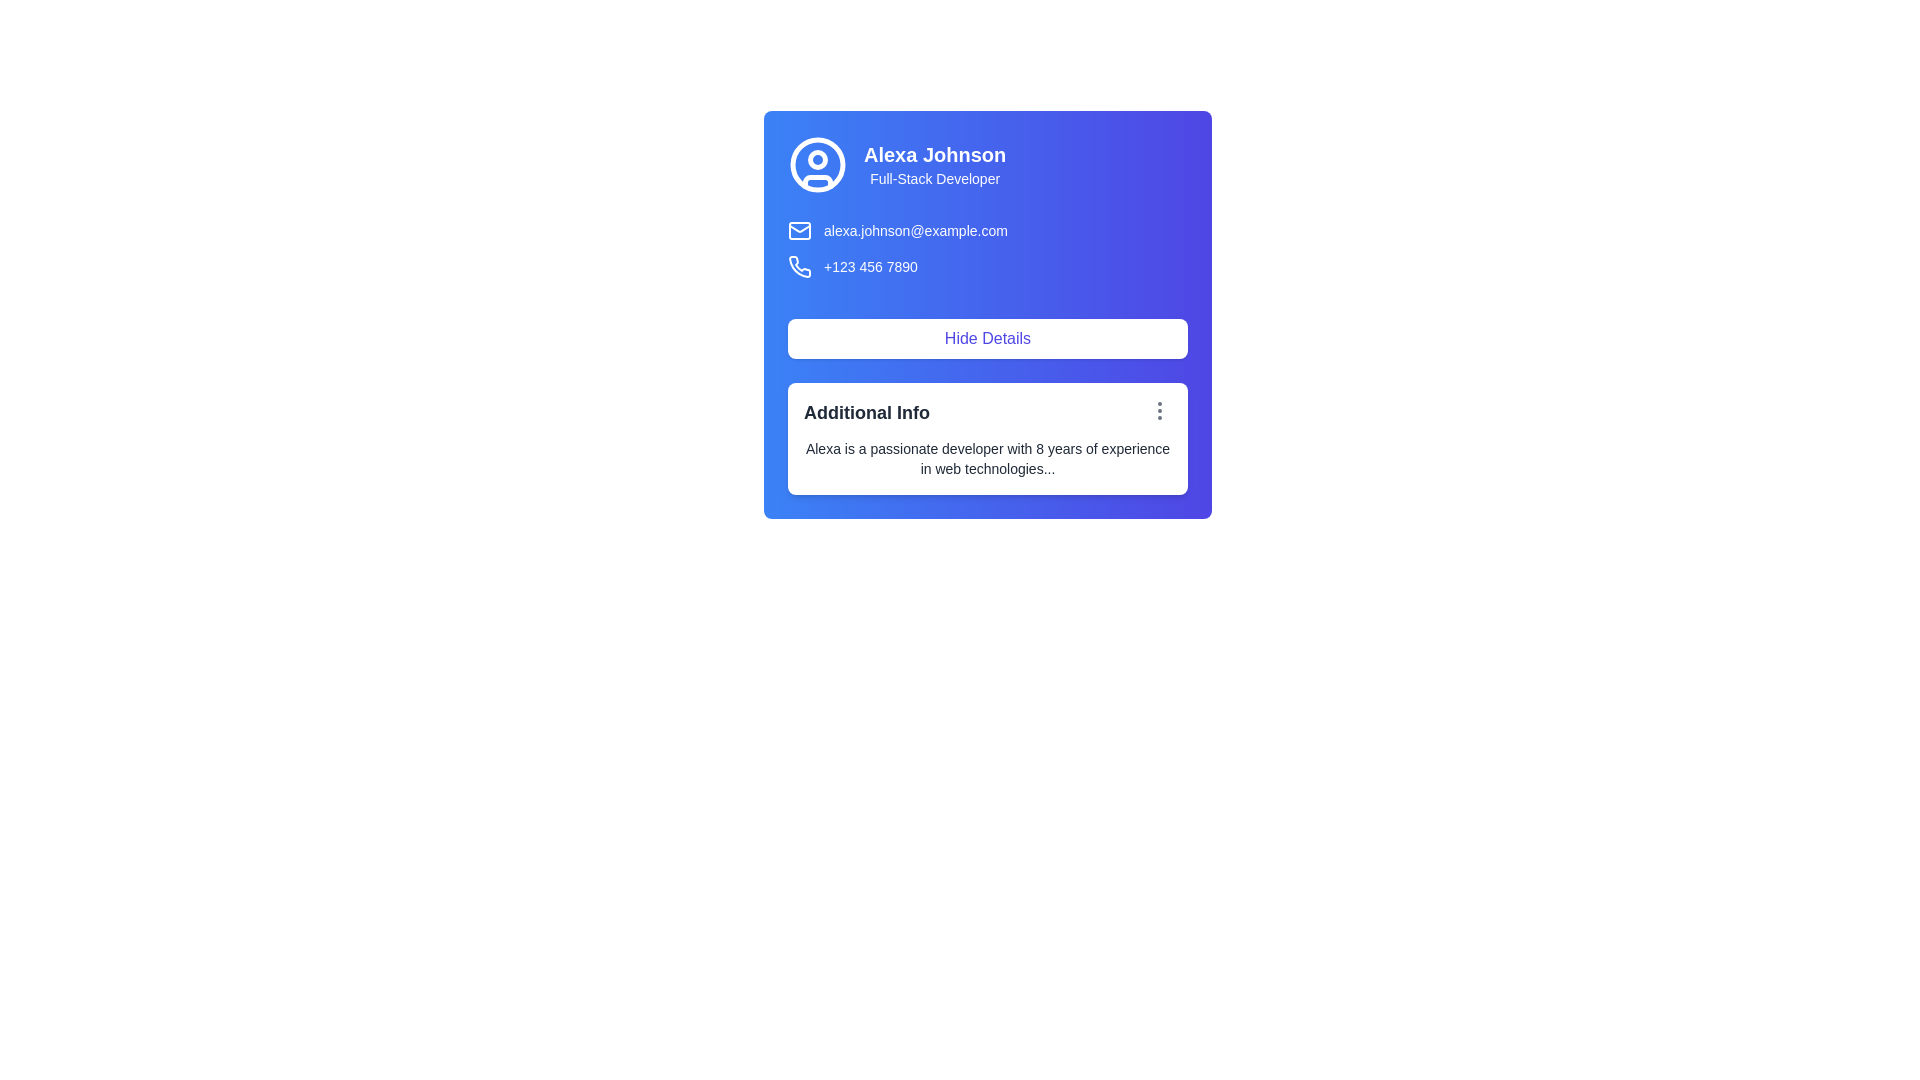 Image resolution: width=1920 pixels, height=1080 pixels. I want to click on the static text element displaying 'Alexa Johnson', which is prominently styled in white against a blue background, located near the top left of the card, so click(934, 153).